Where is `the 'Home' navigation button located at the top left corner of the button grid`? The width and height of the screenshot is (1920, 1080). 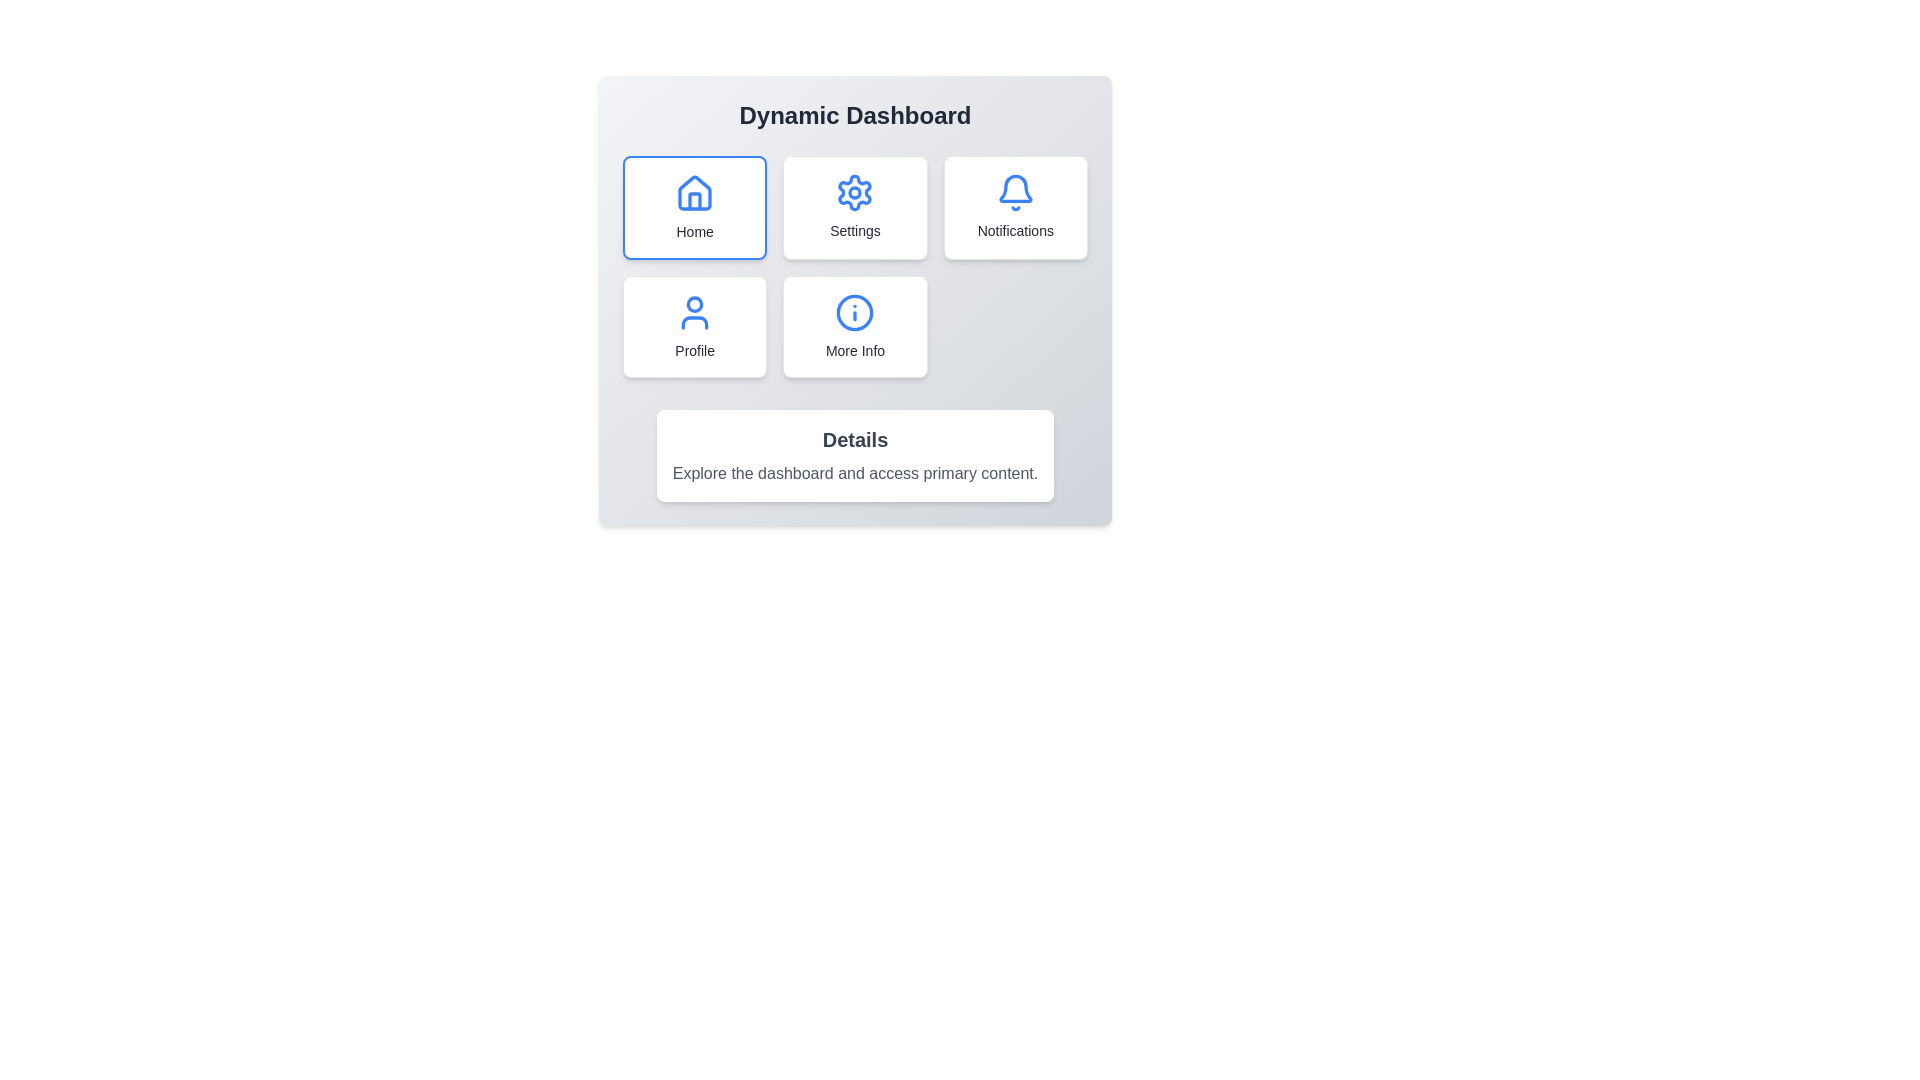 the 'Home' navigation button located at the top left corner of the button grid is located at coordinates (695, 208).